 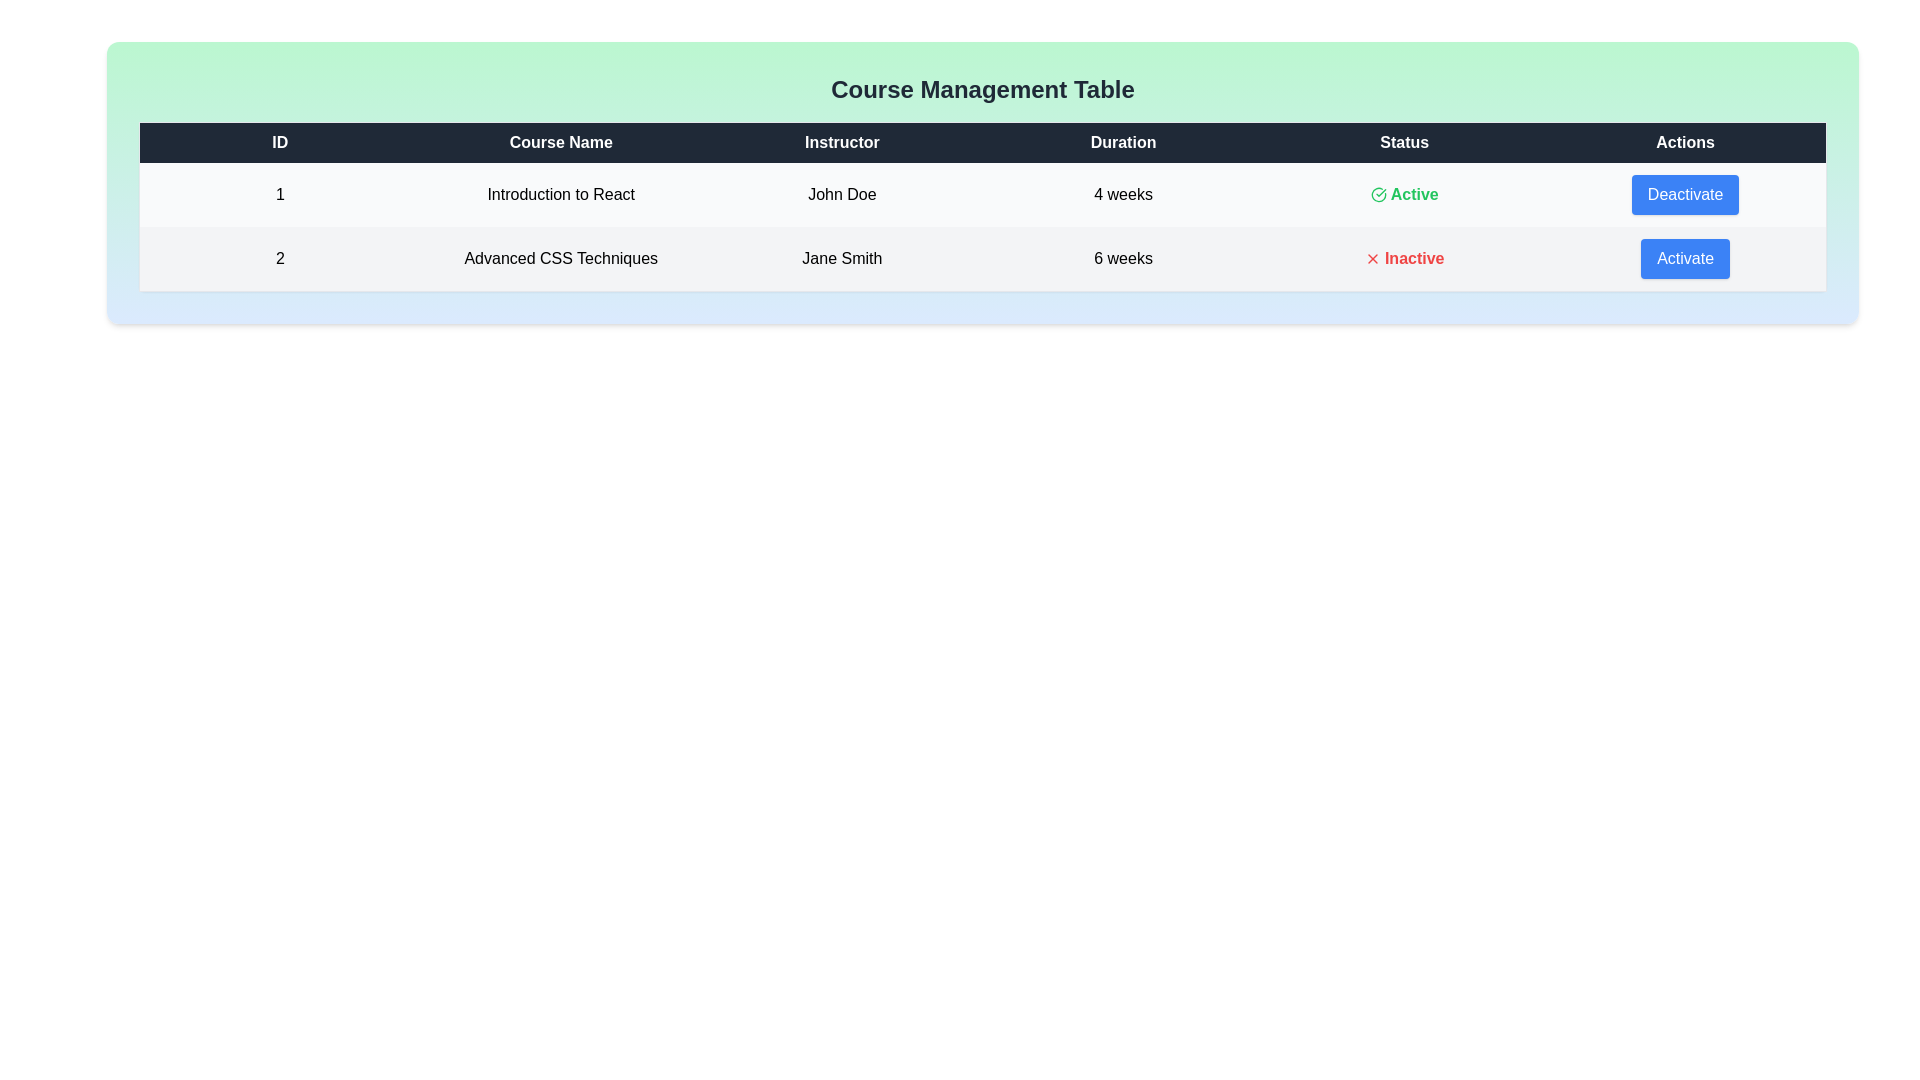 I want to click on the text label that serves as the fourth column header in the Course Management Table, indicating duration-related information for courses, located between 'Instructor' and 'Status', so click(x=1123, y=141).